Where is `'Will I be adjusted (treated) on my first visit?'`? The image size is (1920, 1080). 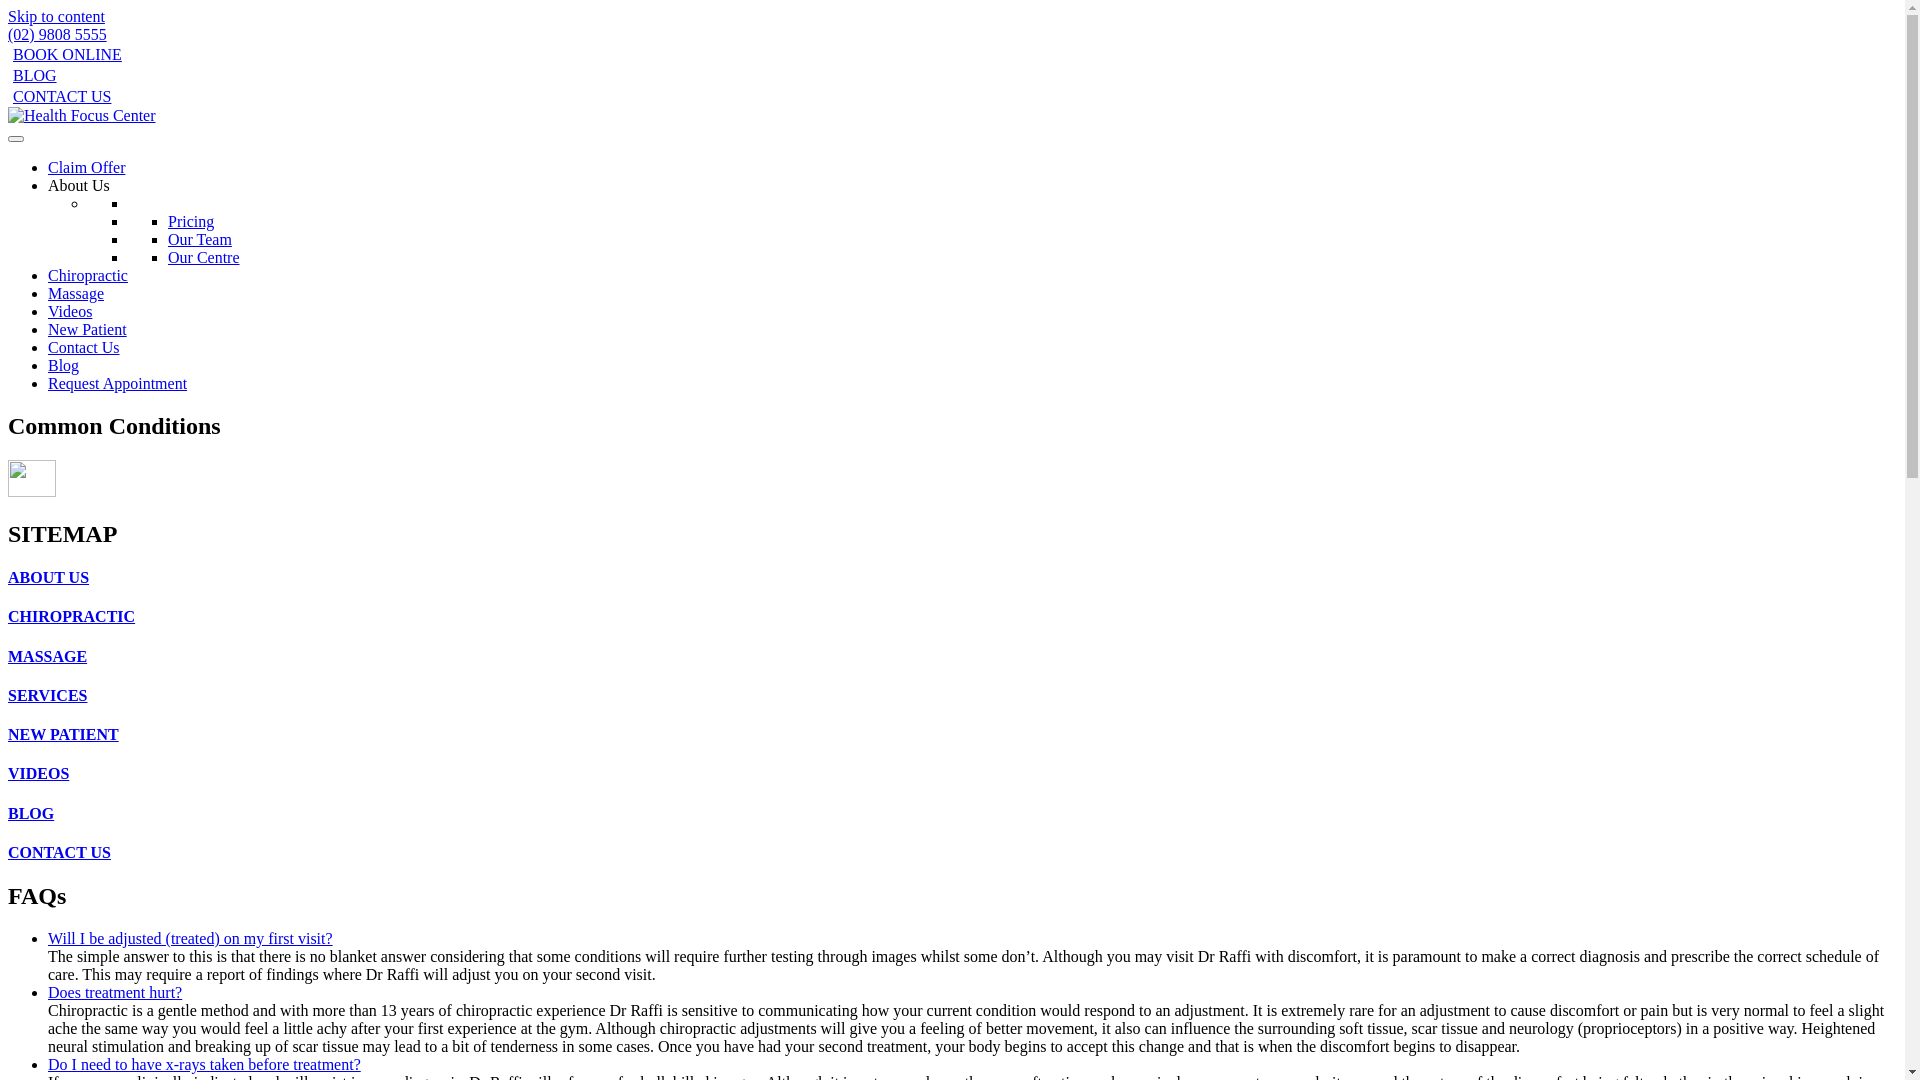
'Will I be adjusted (treated) on my first visit?' is located at coordinates (190, 938).